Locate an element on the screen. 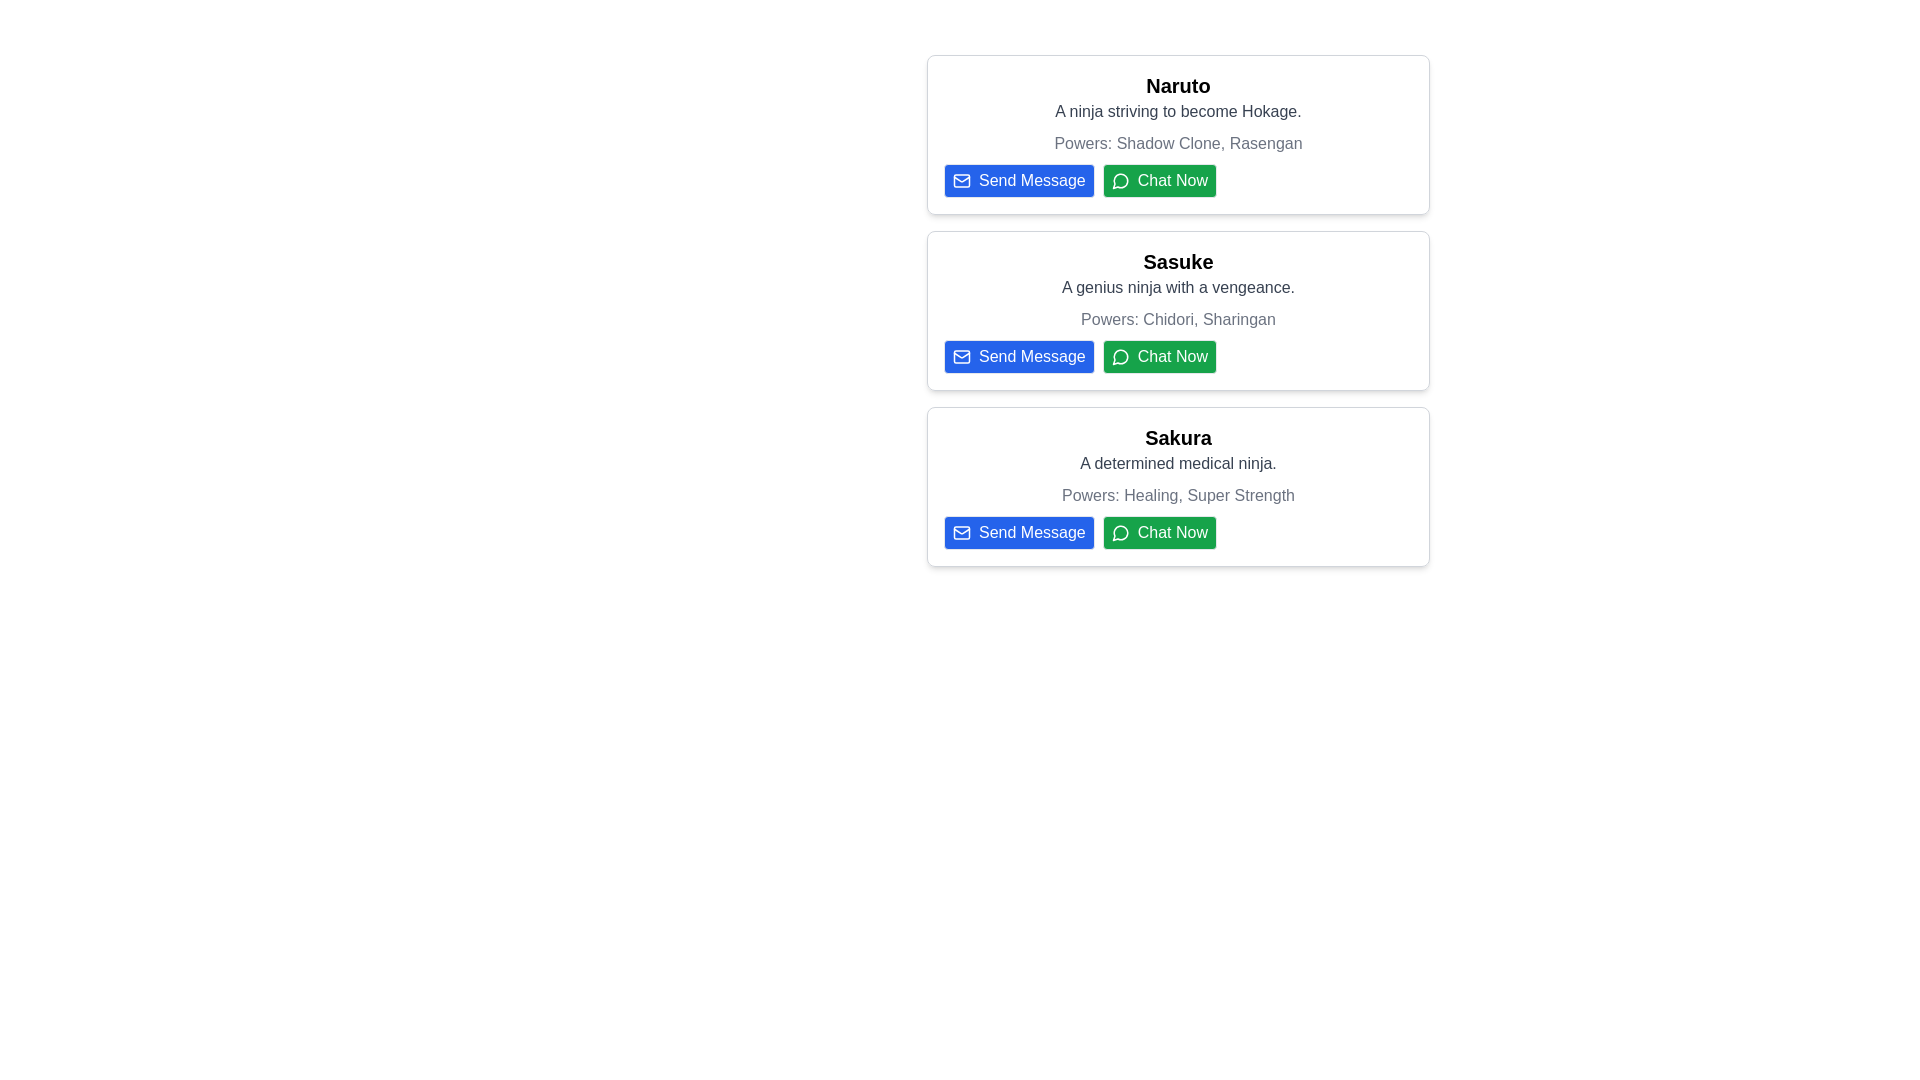 This screenshot has width=1920, height=1080. the green 'Chat Now' button with a speech bubble icon located in the bottom-right section of the Sasuke user card to initiate chat is located at coordinates (1159, 356).